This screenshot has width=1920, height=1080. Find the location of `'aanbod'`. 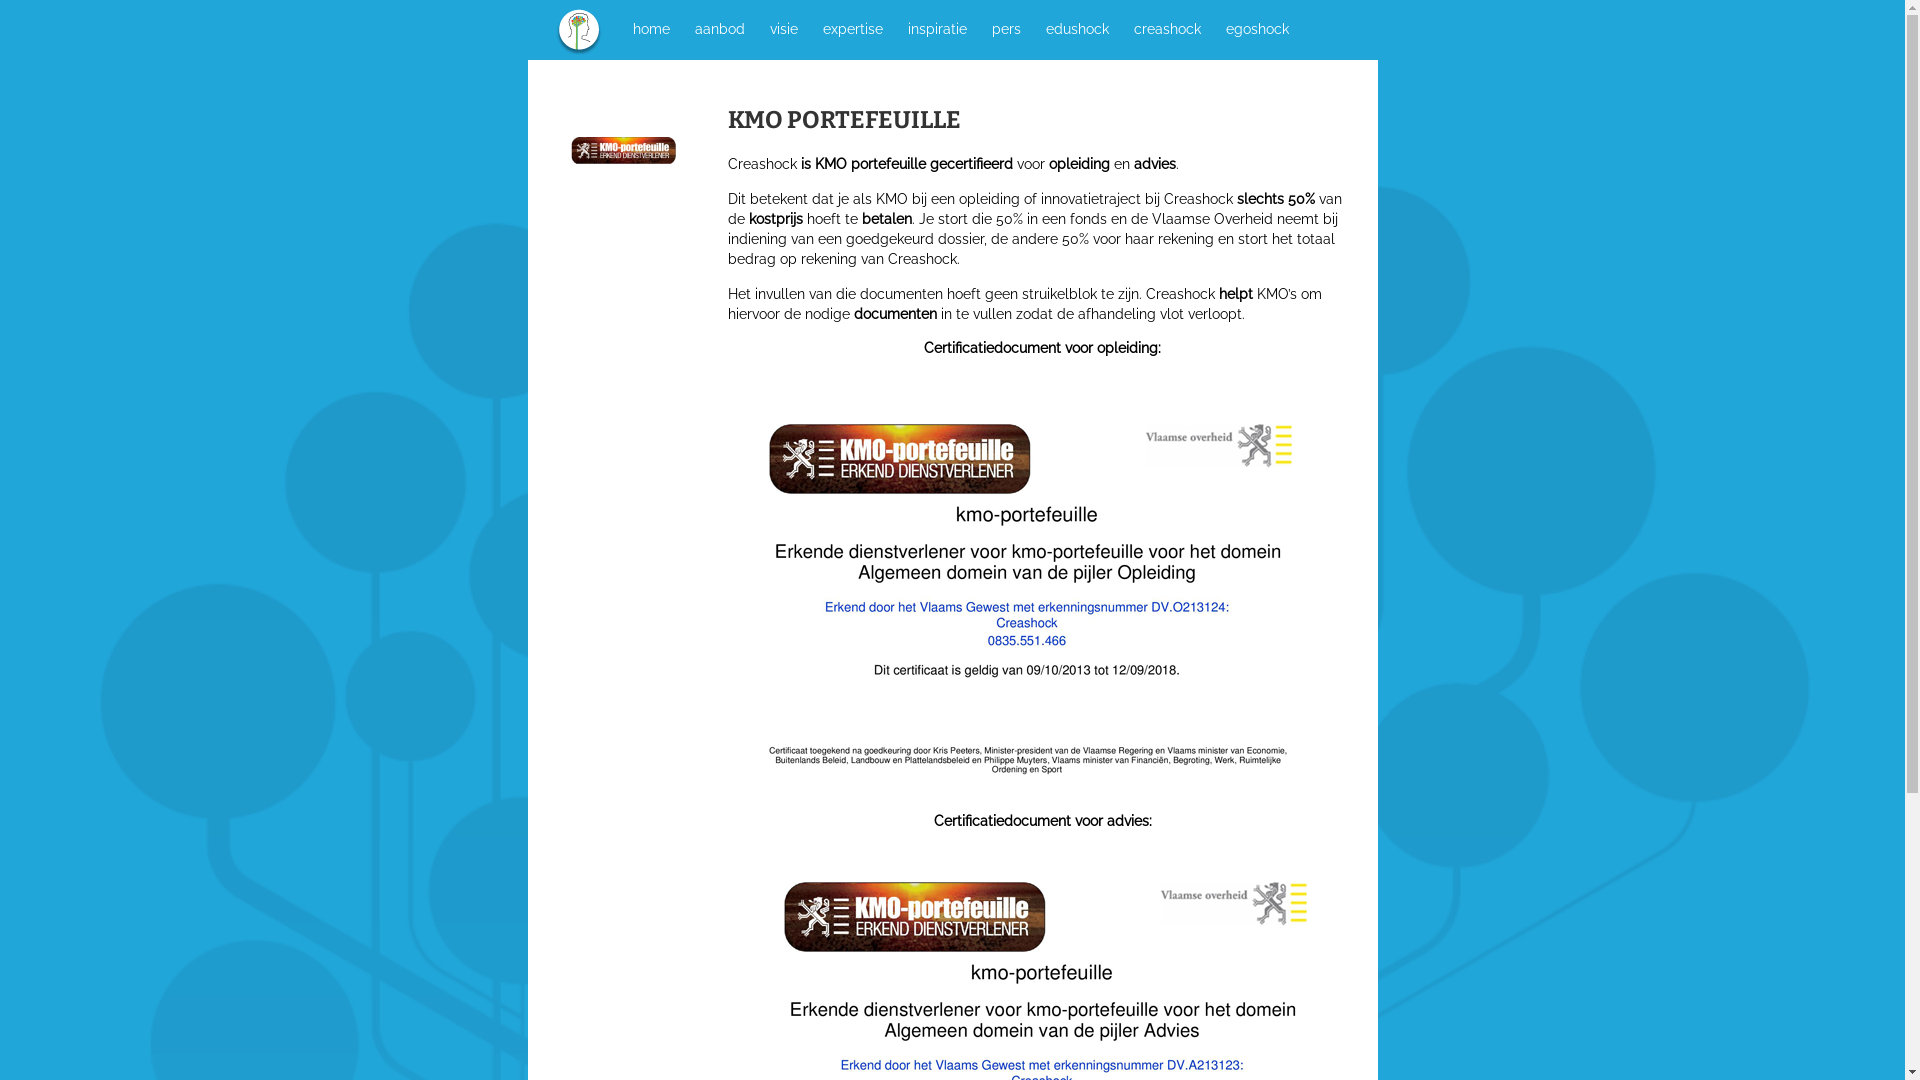

'aanbod' is located at coordinates (720, 28).